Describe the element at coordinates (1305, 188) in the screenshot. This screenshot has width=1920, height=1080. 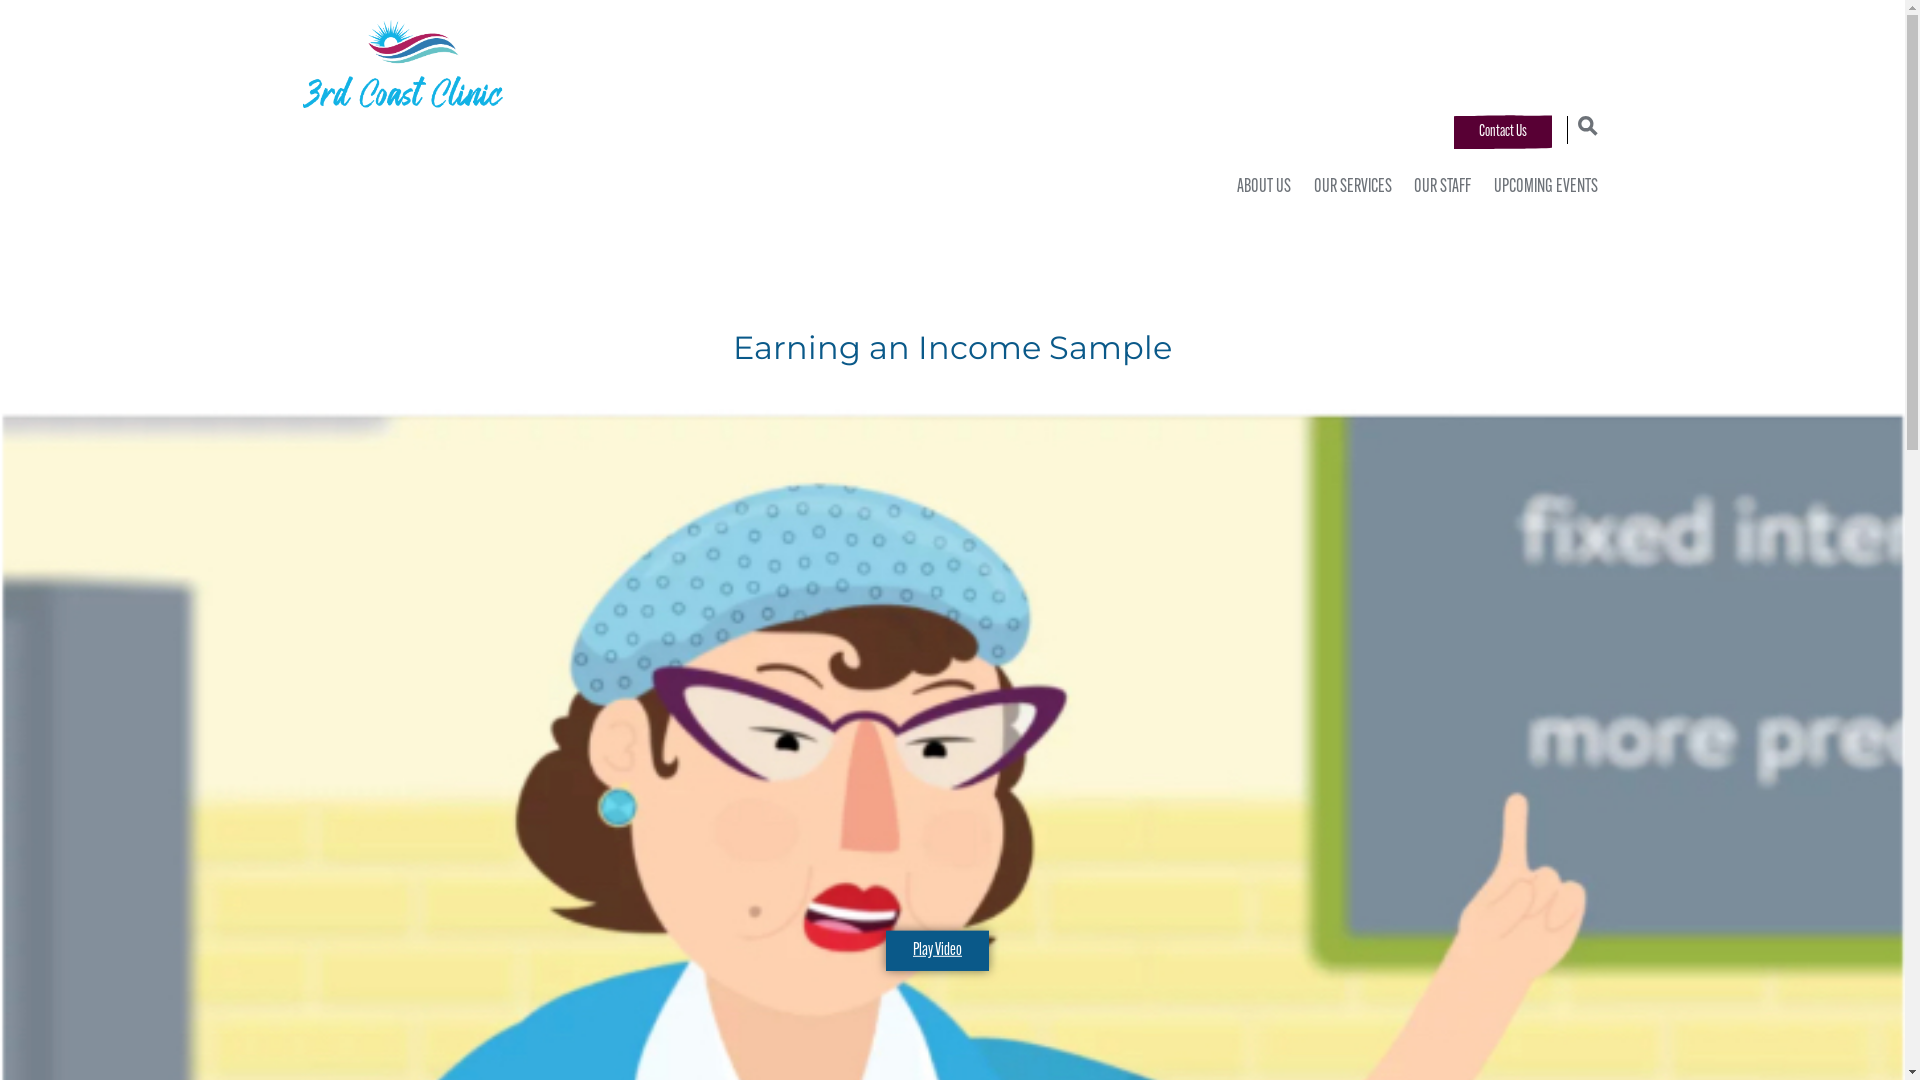
I see `'OUR SERVICES'` at that location.